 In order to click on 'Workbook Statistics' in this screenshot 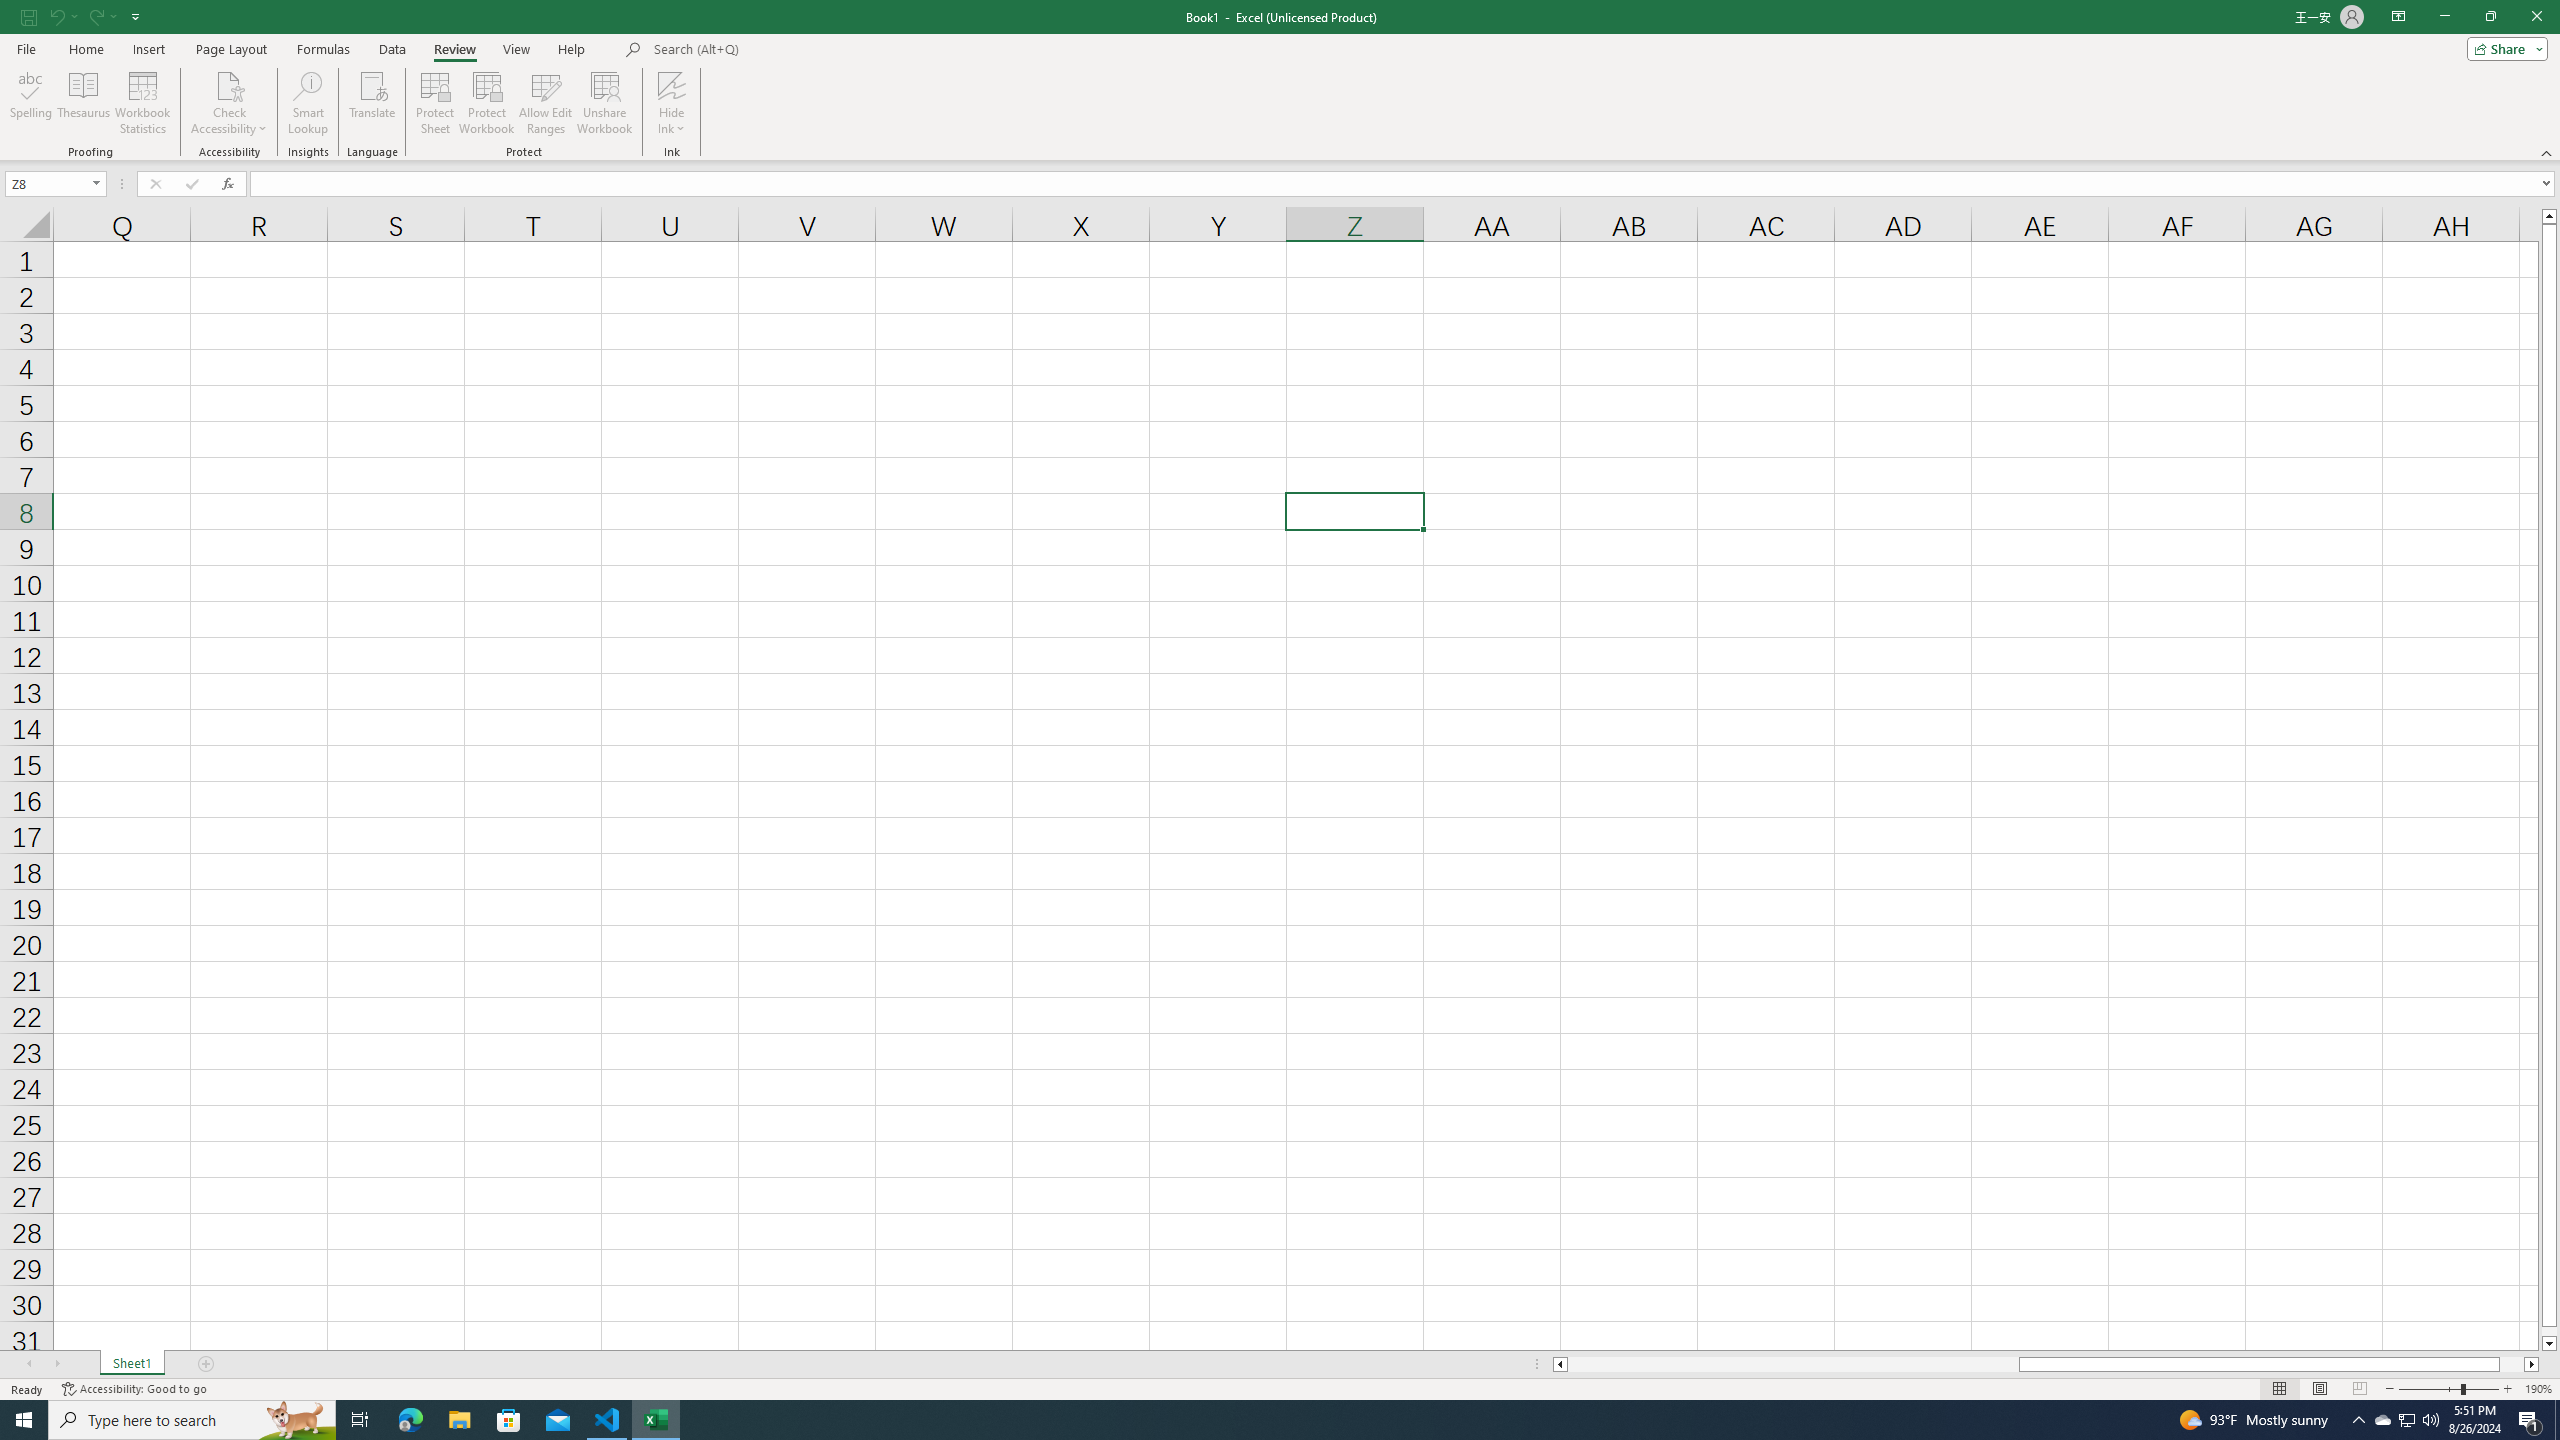, I will do `click(142, 103)`.